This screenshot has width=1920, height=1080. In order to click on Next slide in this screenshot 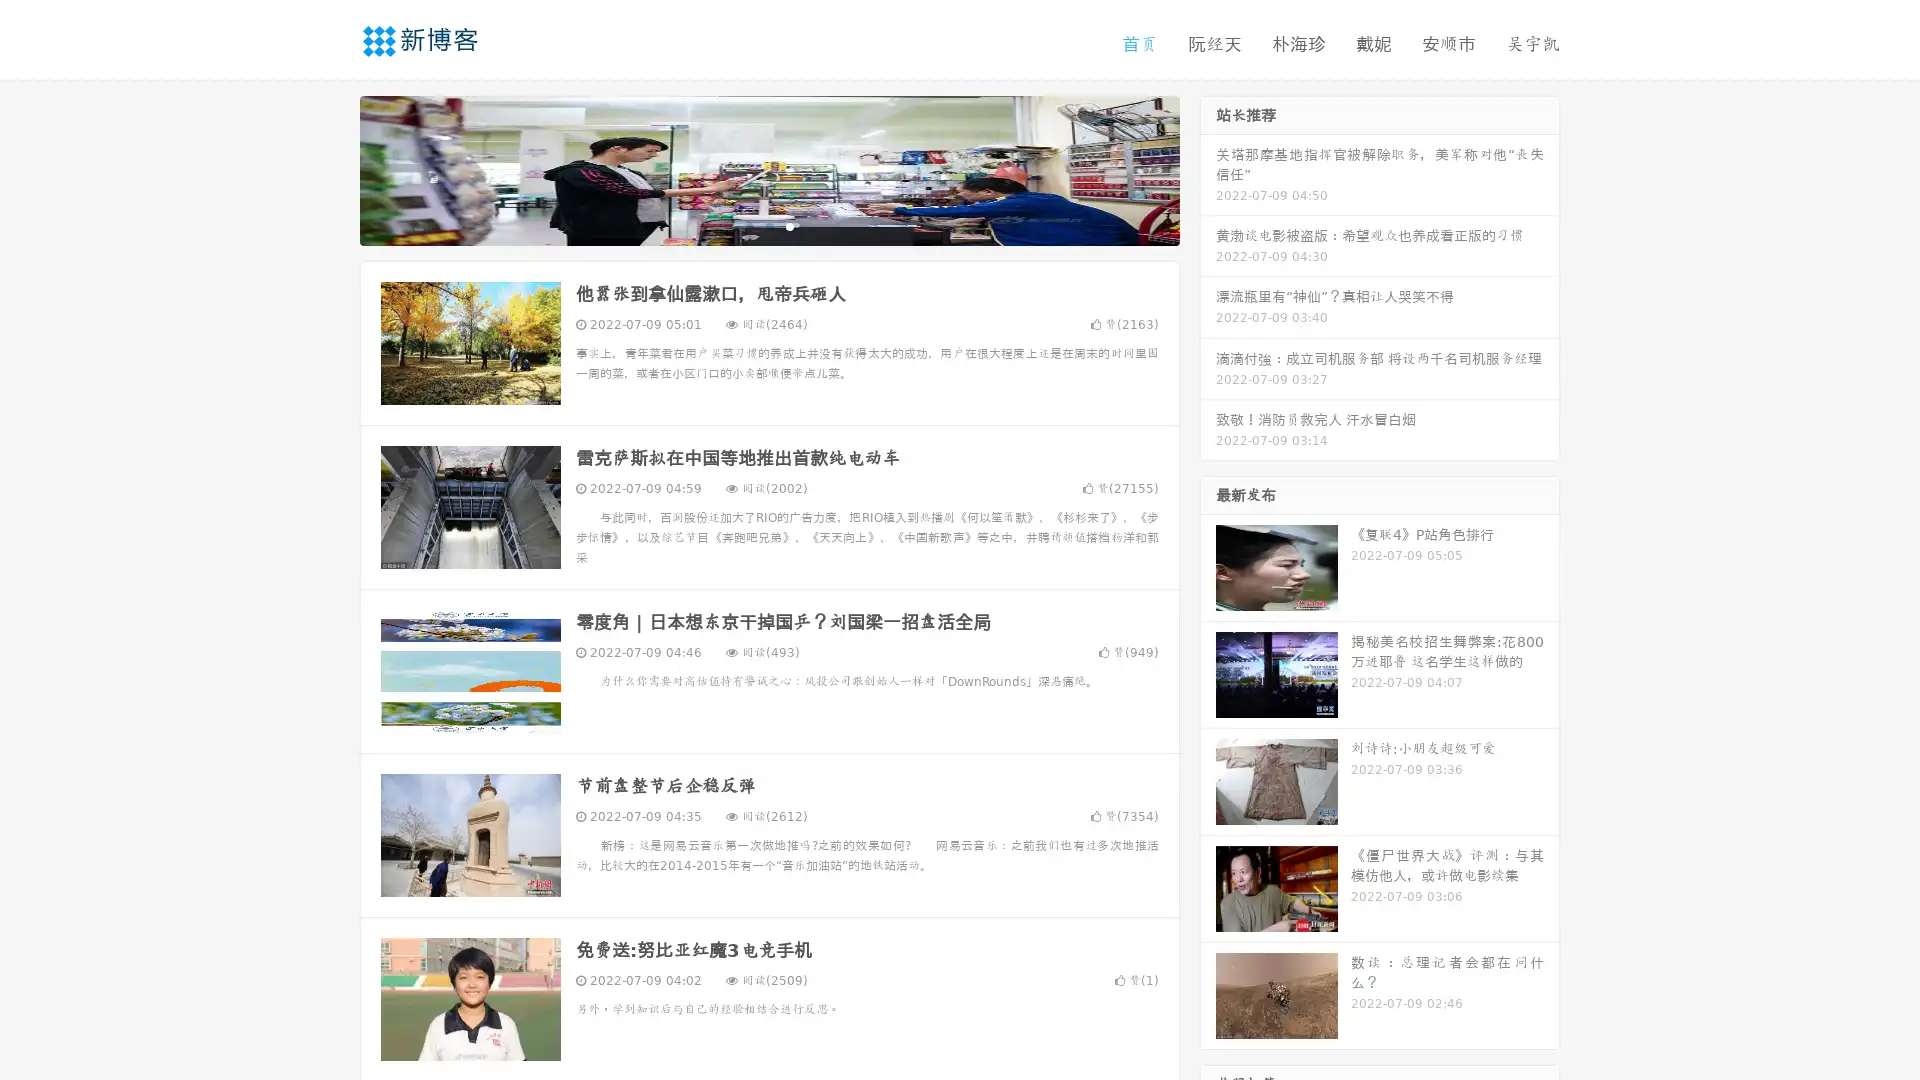, I will do `click(1208, 168)`.